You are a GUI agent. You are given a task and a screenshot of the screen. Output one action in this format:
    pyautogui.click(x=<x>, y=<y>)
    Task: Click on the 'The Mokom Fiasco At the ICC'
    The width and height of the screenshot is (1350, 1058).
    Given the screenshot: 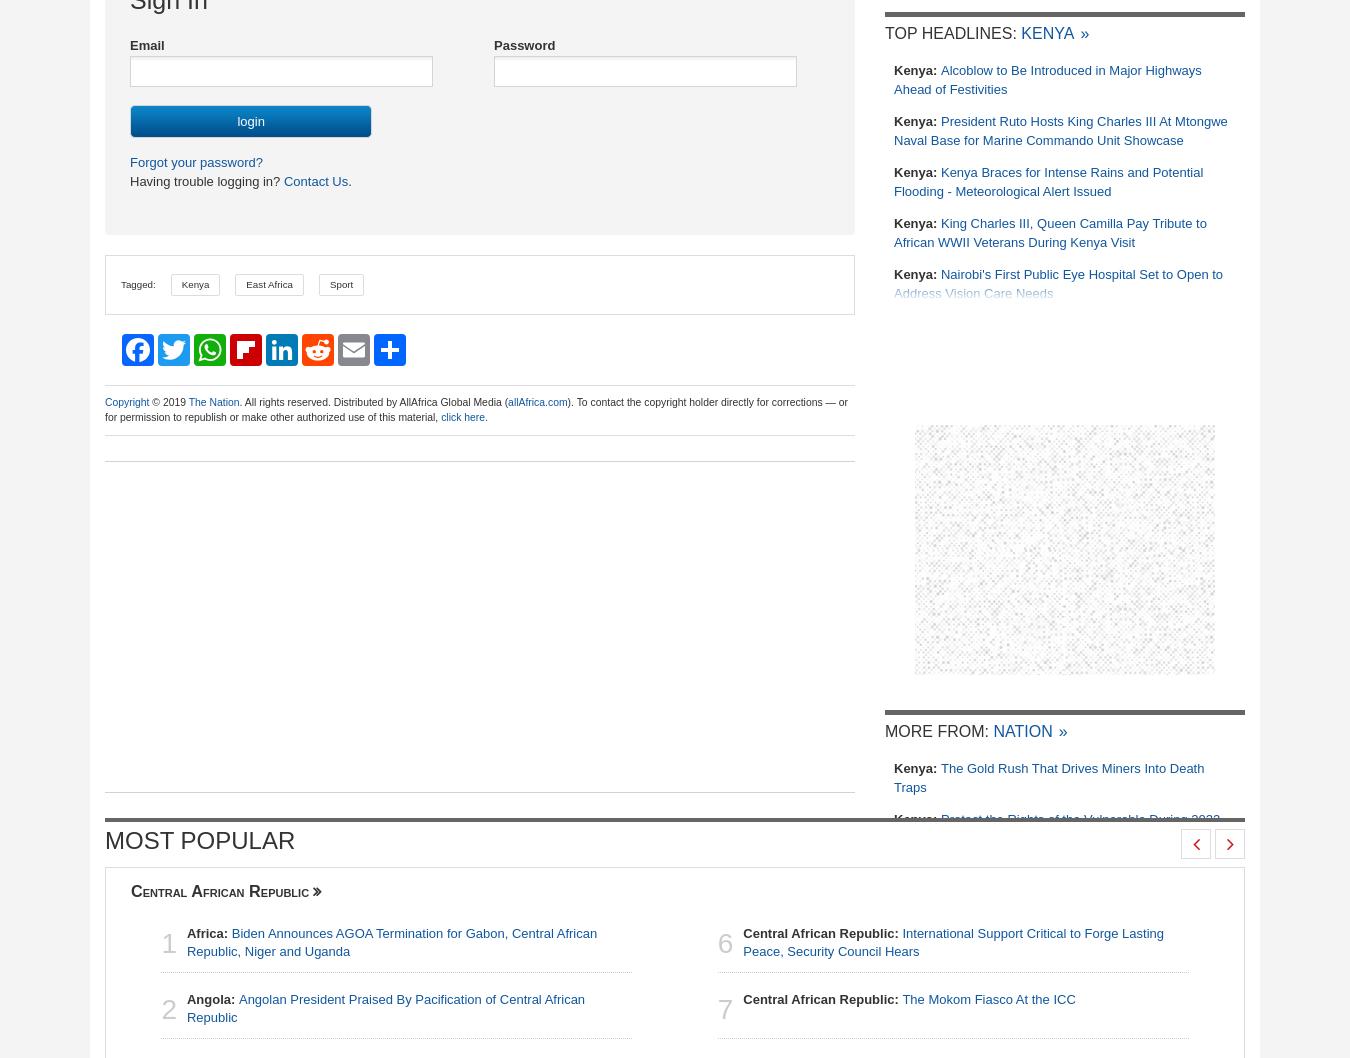 What is the action you would take?
    pyautogui.click(x=900, y=997)
    